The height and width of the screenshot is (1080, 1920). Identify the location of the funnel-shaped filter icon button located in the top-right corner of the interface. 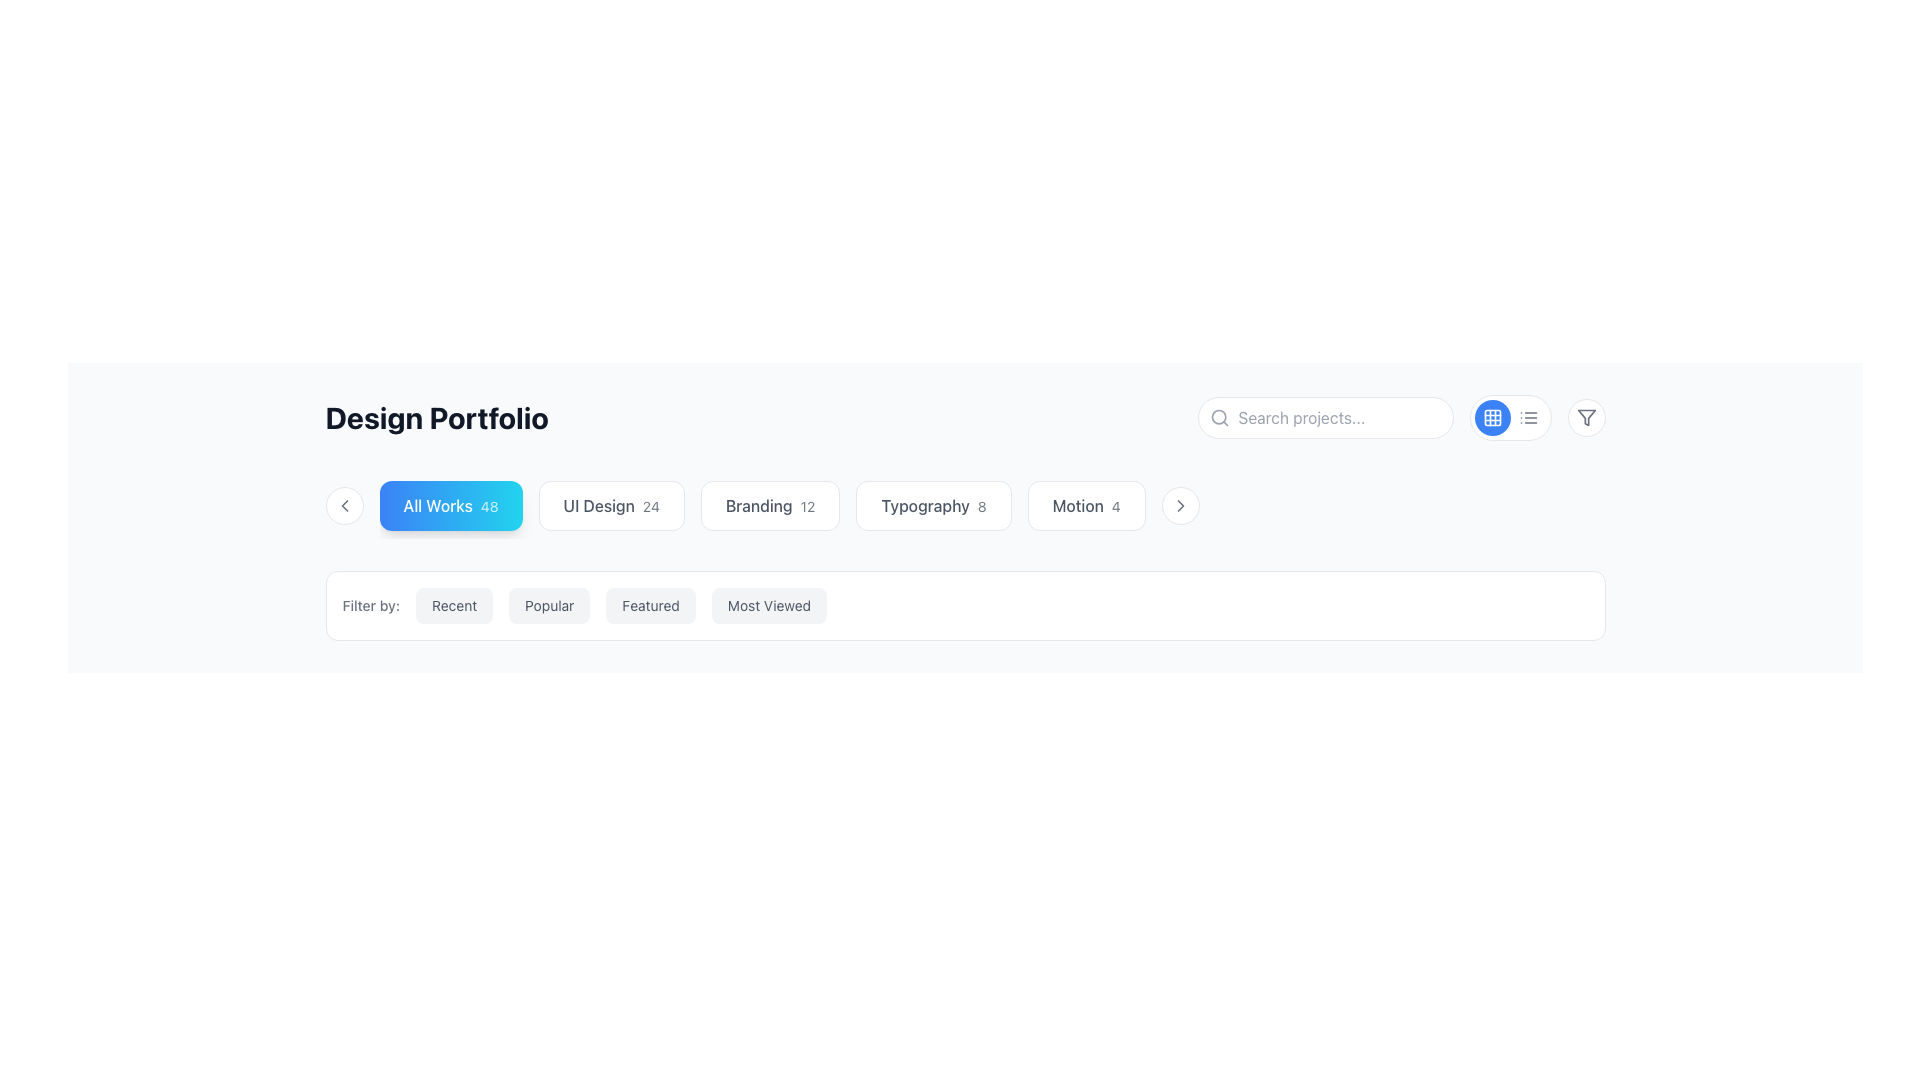
(1585, 416).